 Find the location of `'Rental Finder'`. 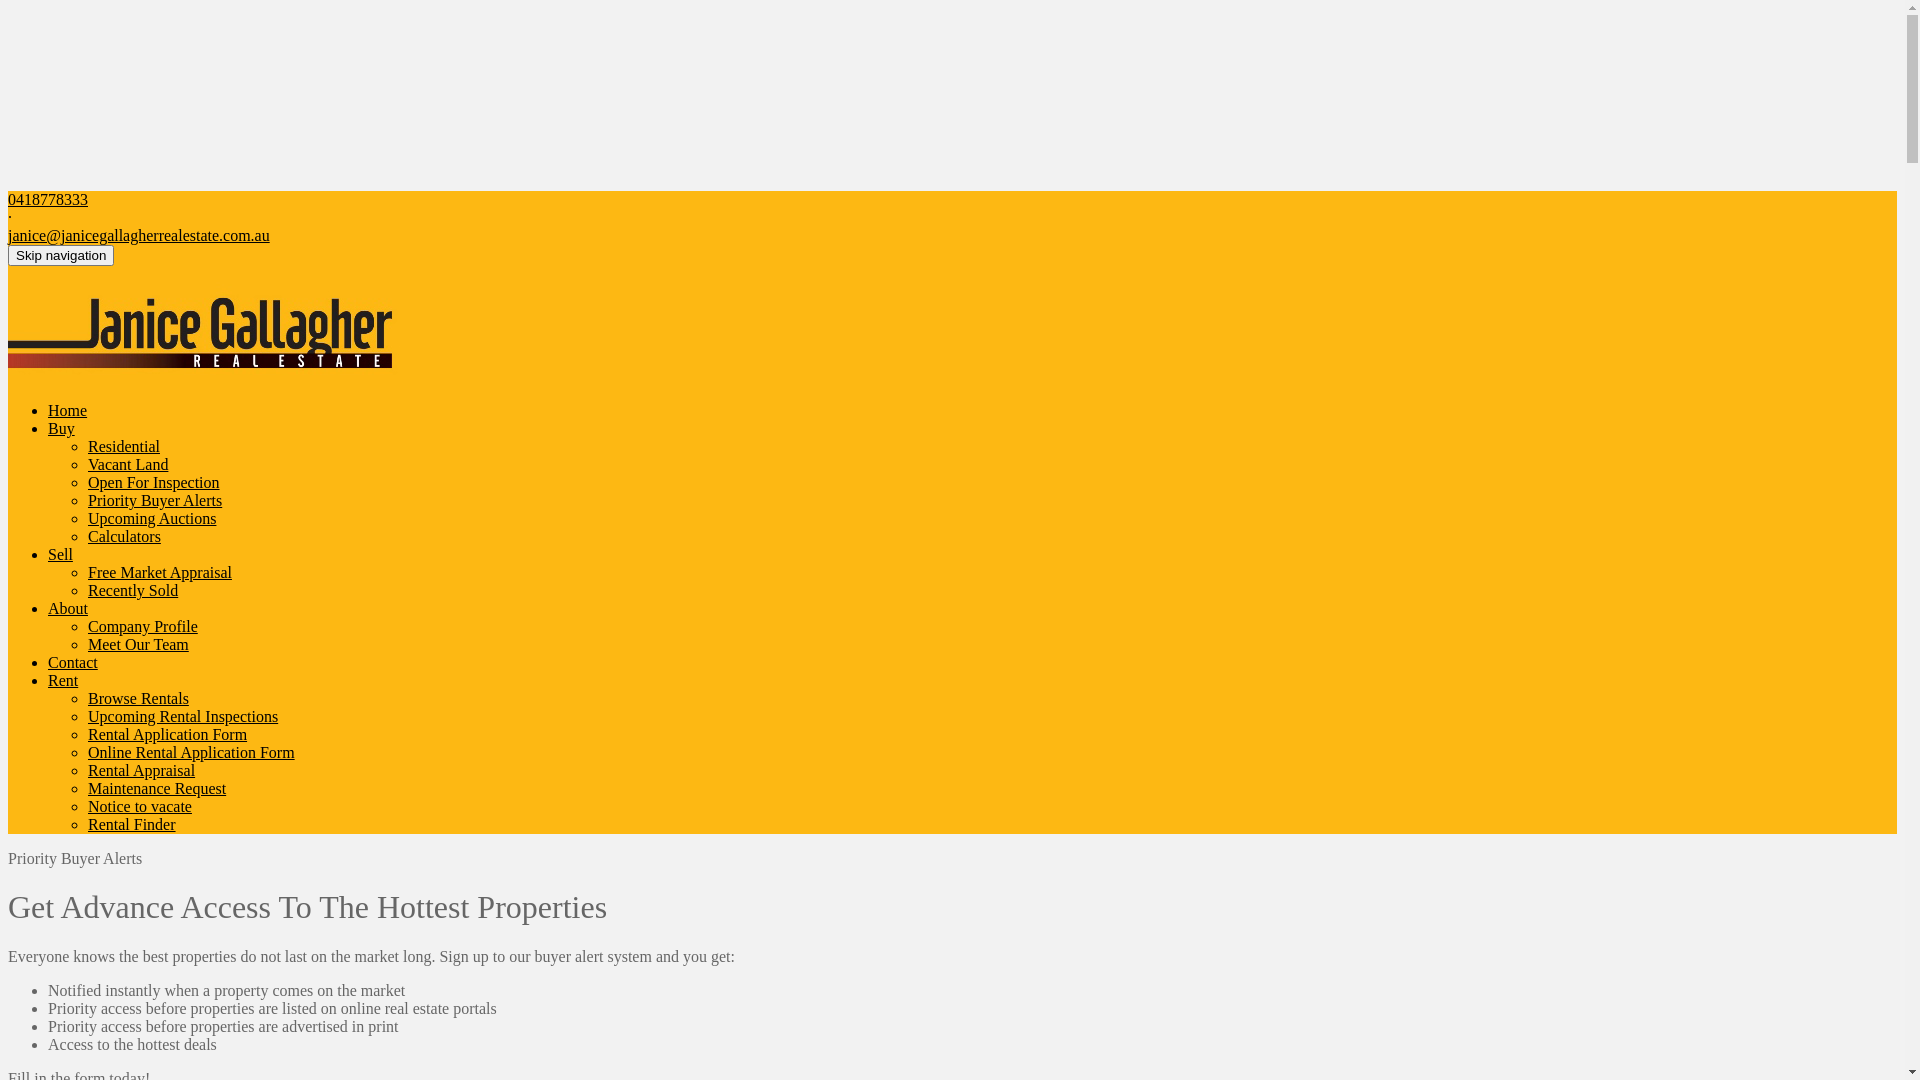

'Rental Finder' is located at coordinates (130, 824).